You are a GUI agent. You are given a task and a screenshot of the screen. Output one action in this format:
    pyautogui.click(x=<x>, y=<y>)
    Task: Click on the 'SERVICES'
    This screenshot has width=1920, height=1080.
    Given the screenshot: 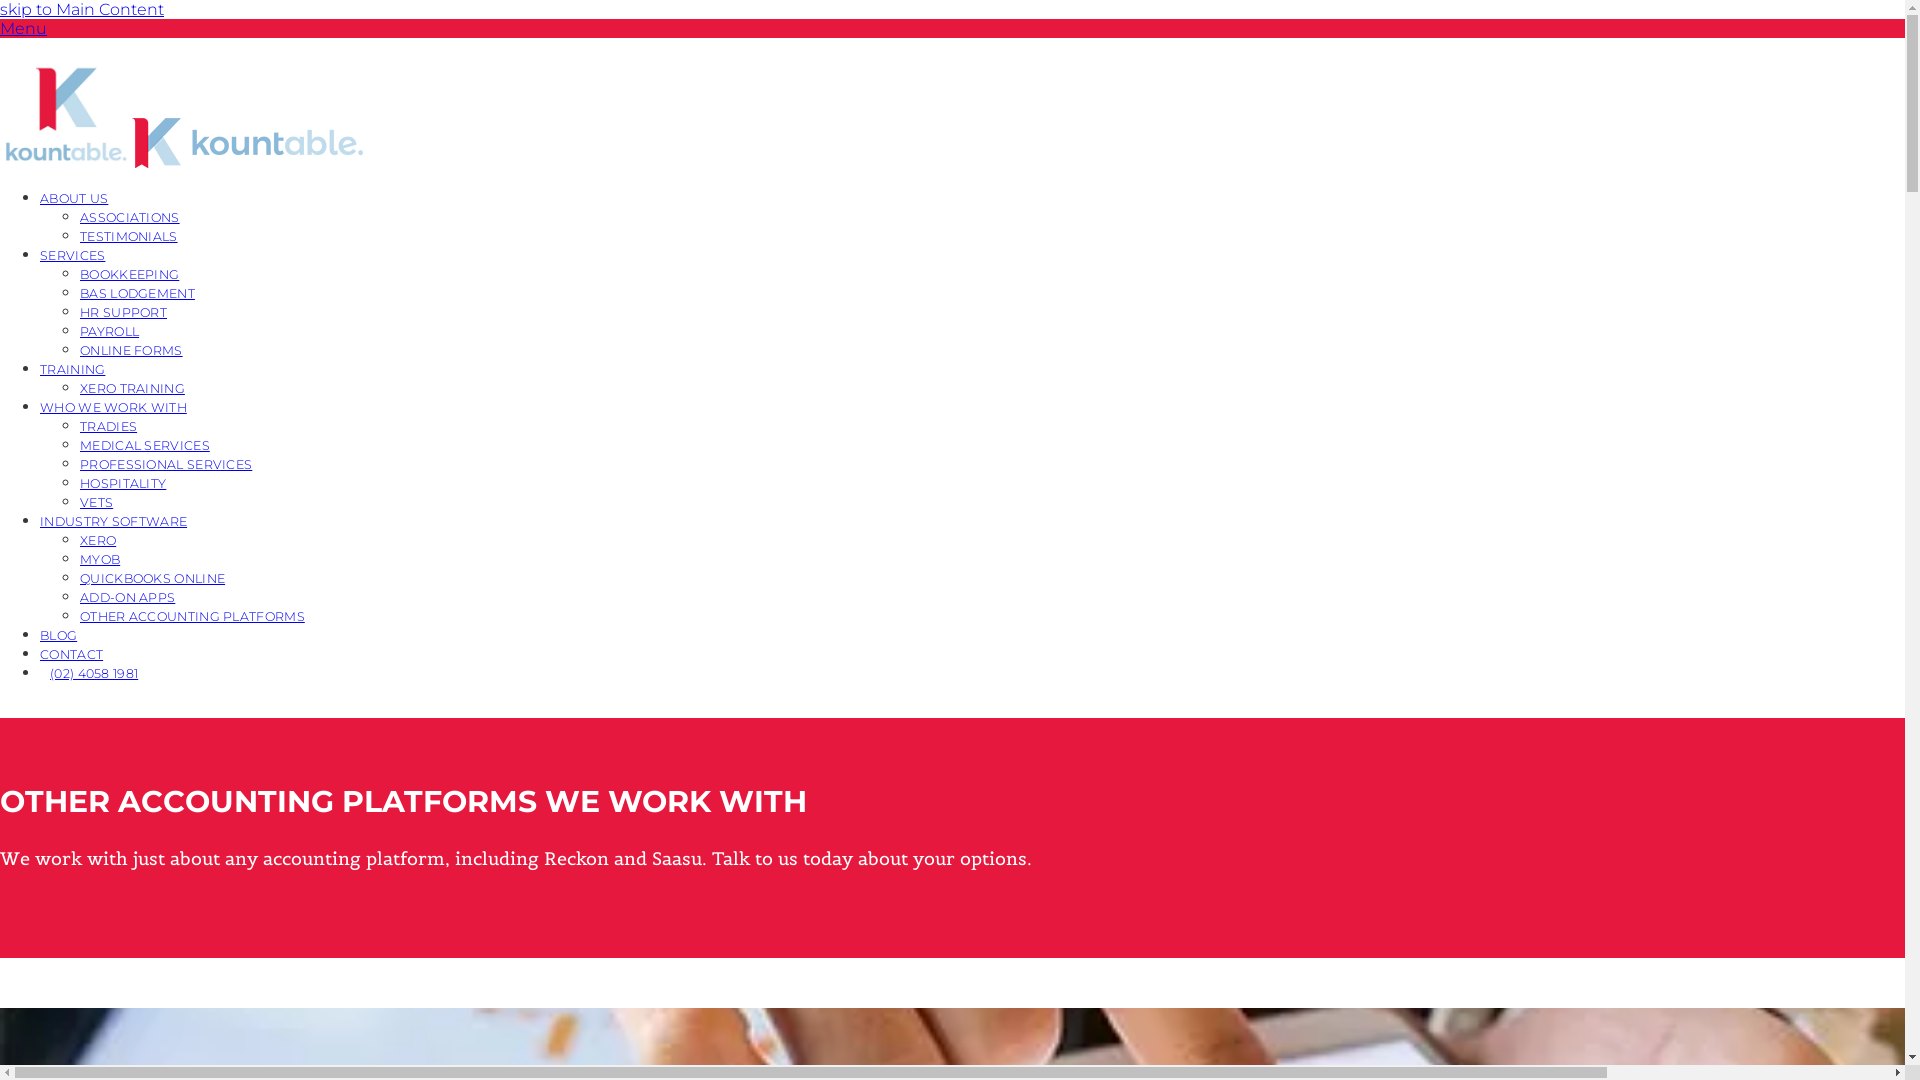 What is the action you would take?
    pyautogui.click(x=72, y=253)
    